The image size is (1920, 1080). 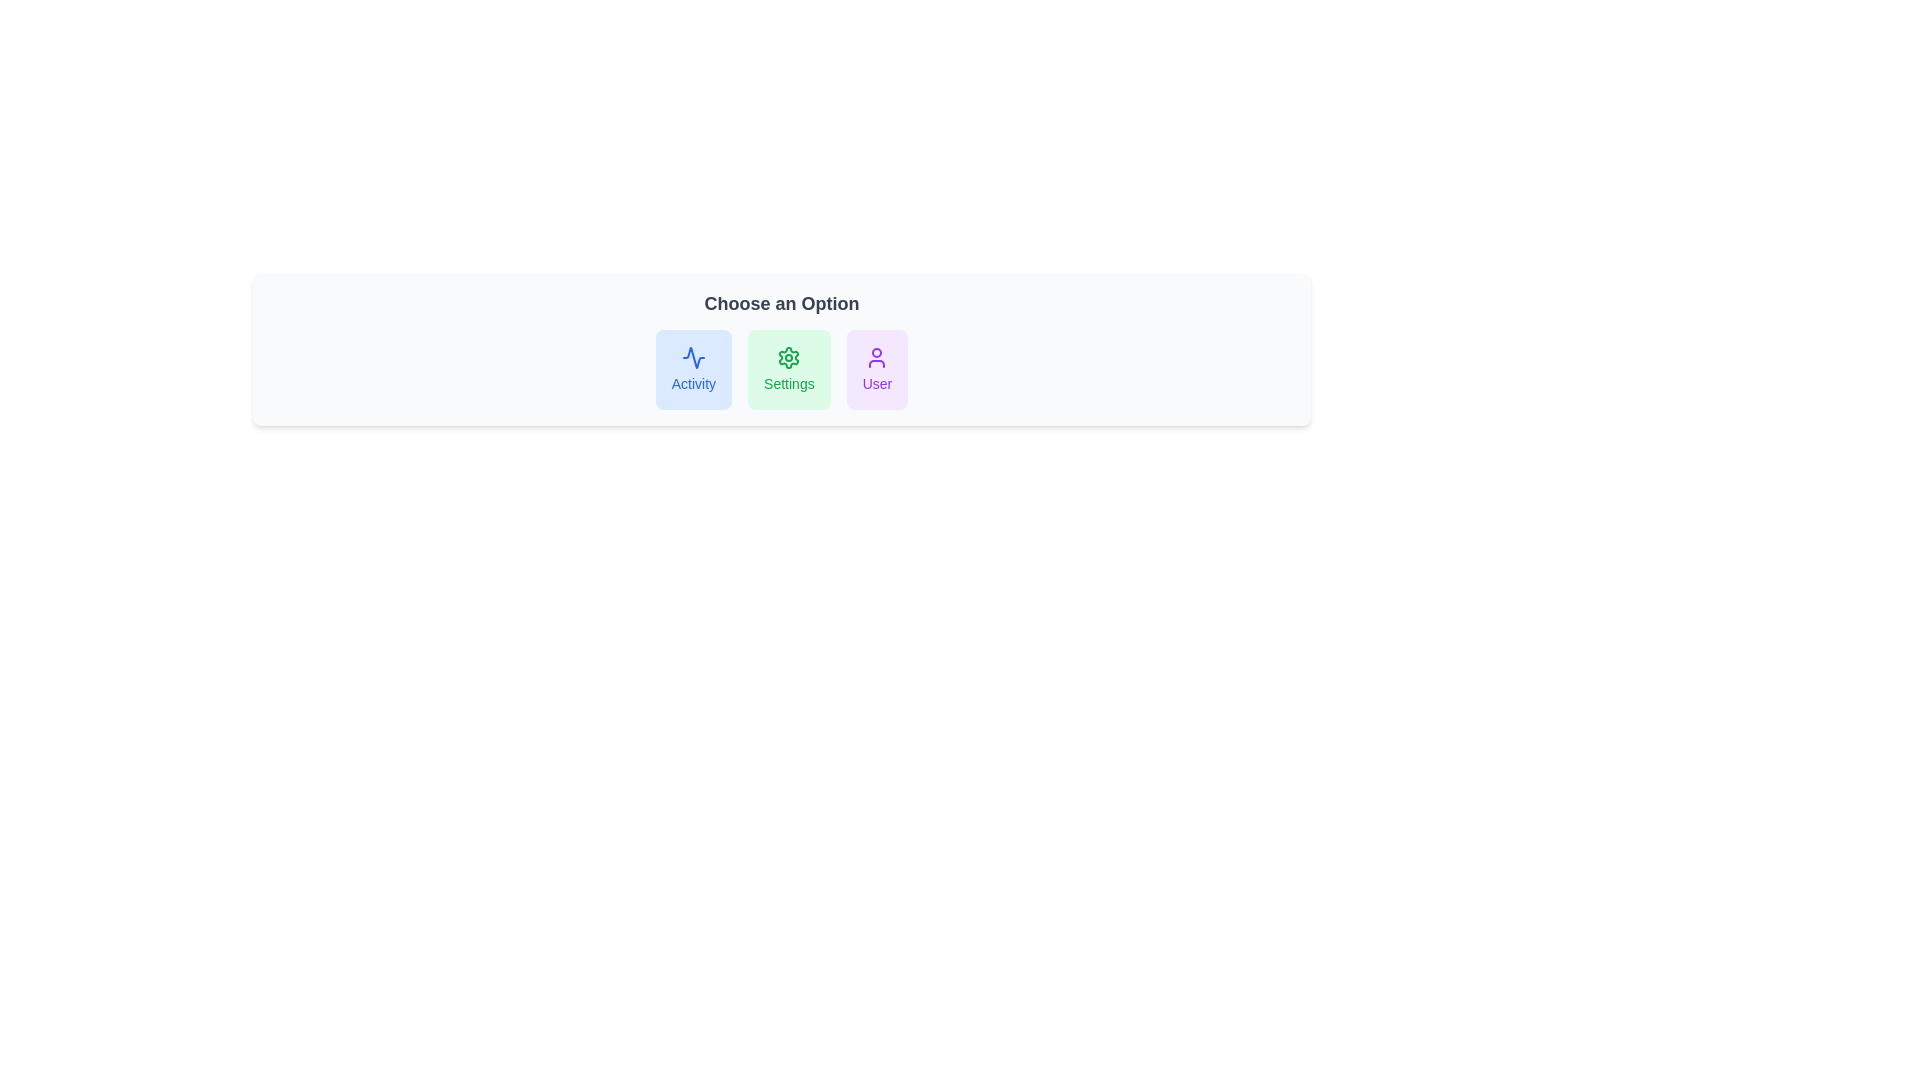 I want to click on the gear icon in the center of the green rectangular block labeled 'Settings', so click(x=788, y=357).